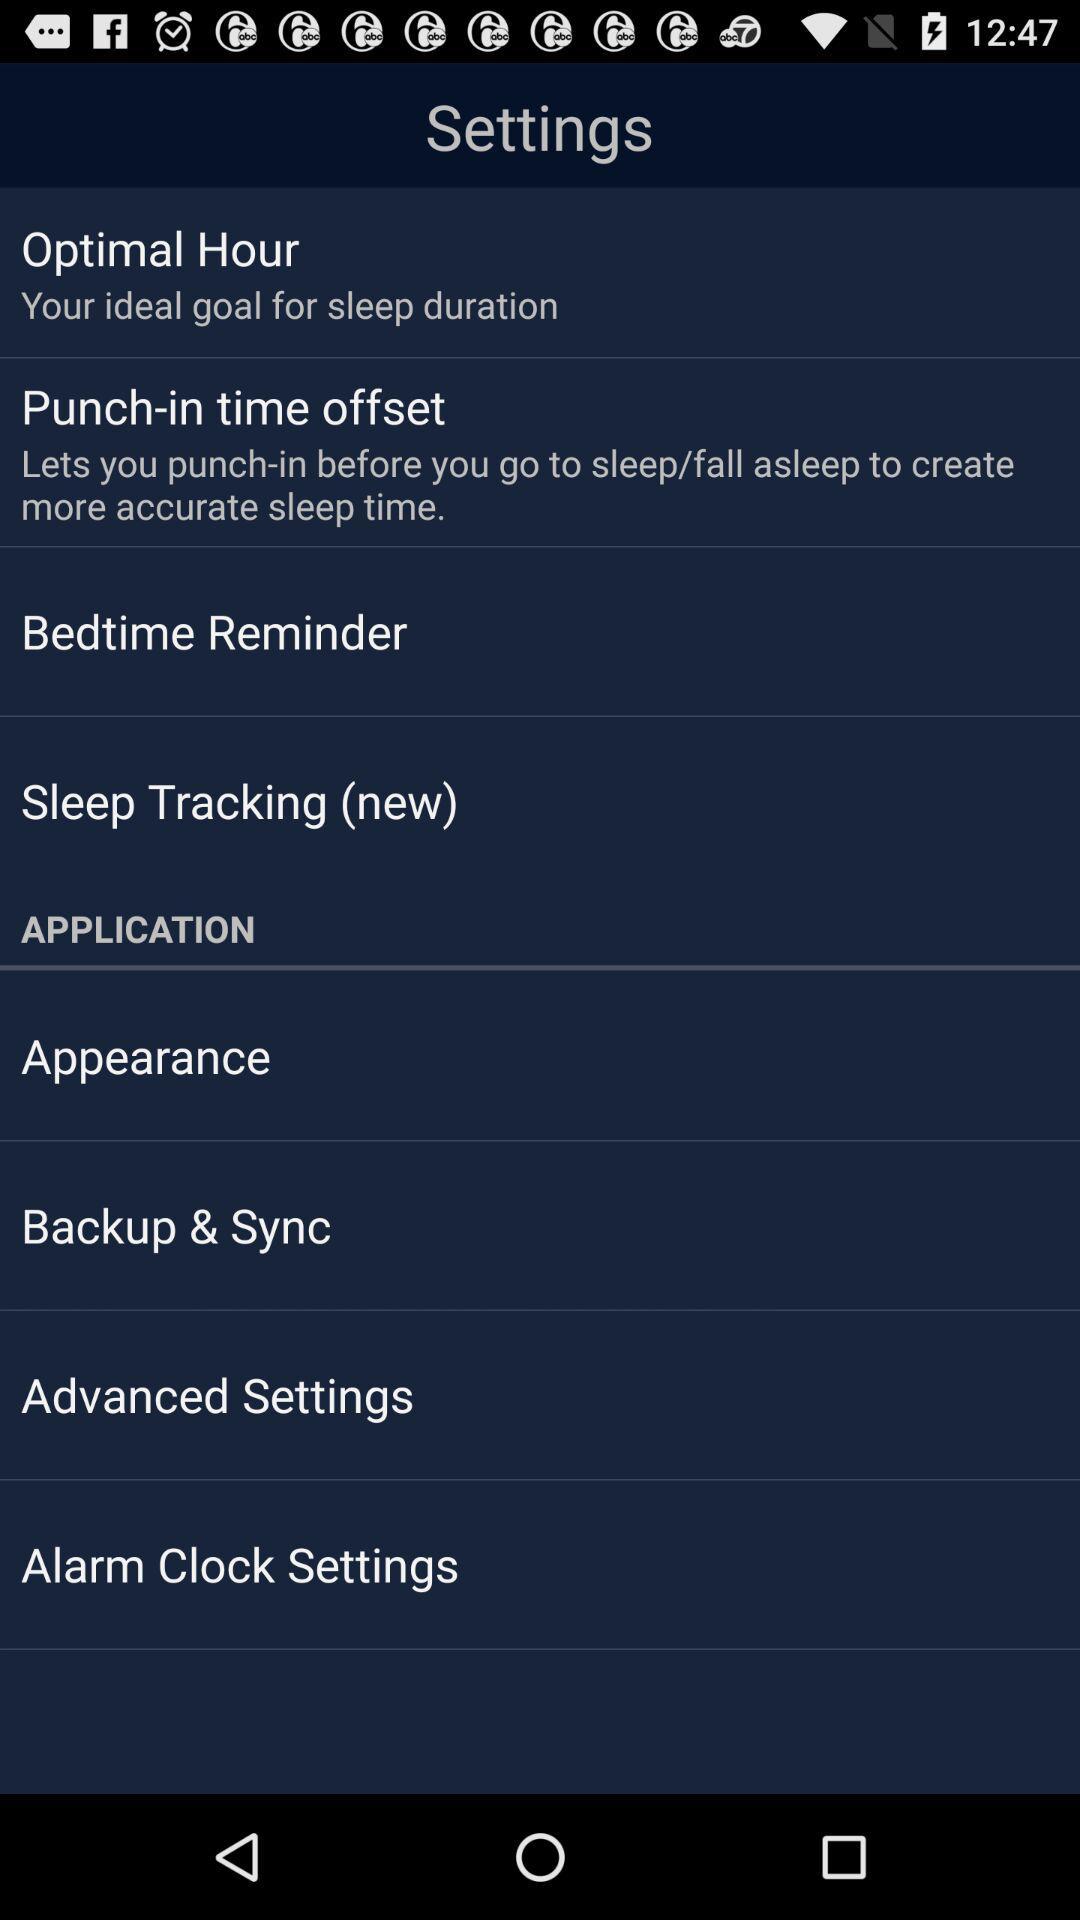  I want to click on the icon above the bedtime reminder app, so click(525, 484).